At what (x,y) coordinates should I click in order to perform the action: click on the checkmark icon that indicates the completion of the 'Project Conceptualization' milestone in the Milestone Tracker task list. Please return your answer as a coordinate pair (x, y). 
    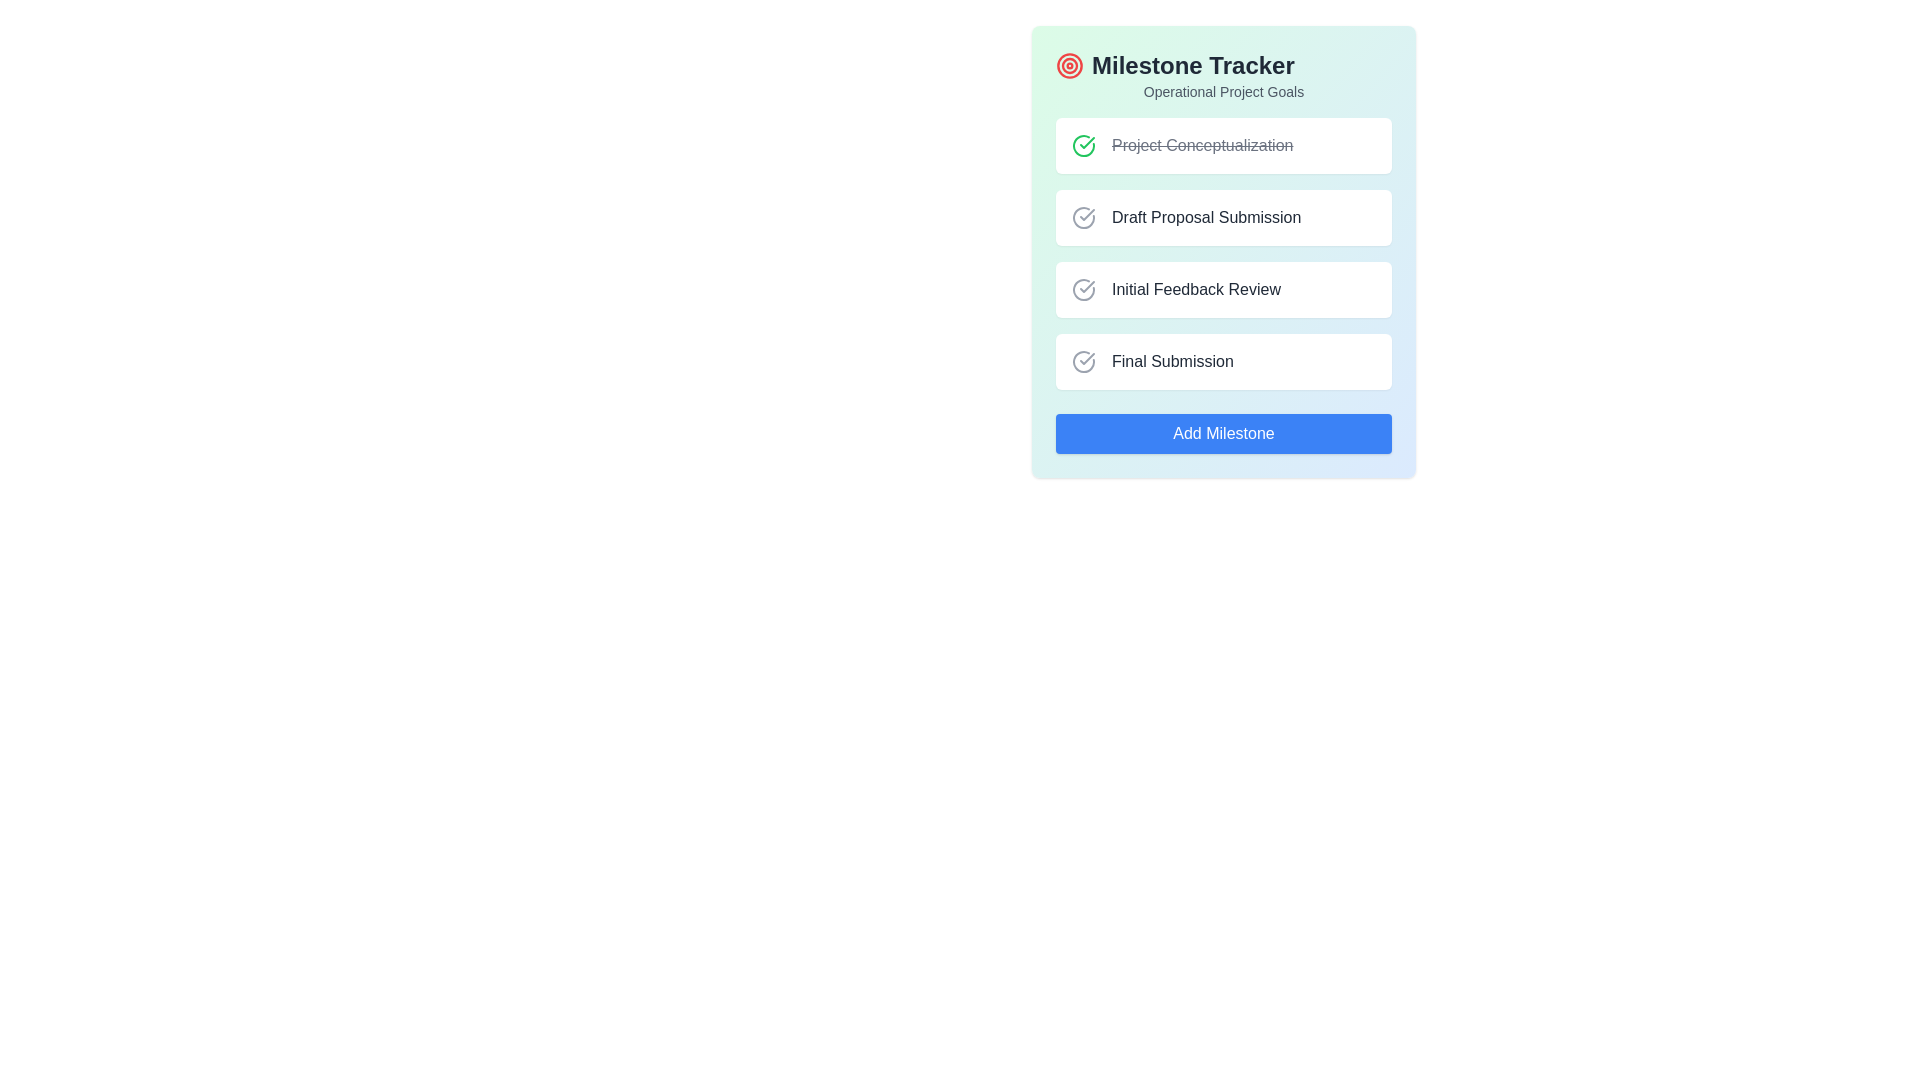
    Looking at the image, I should click on (1083, 145).